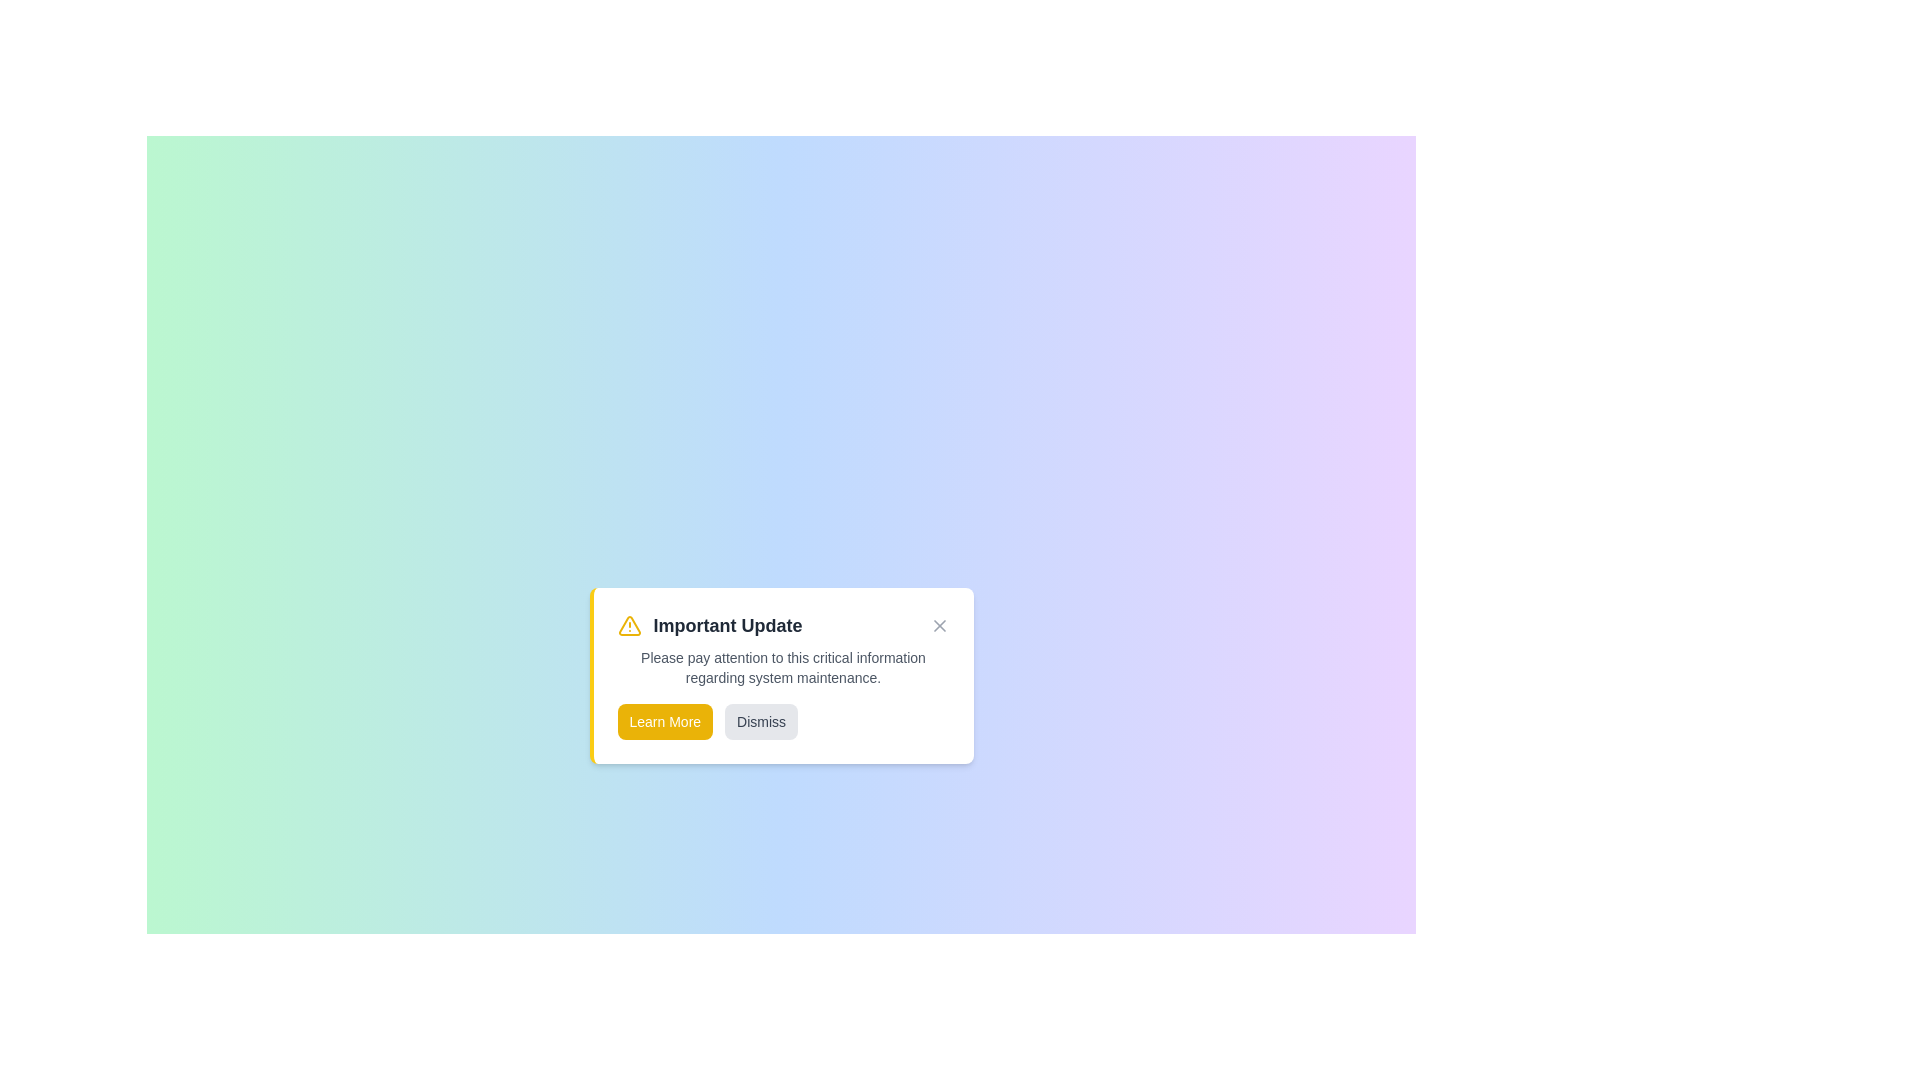  I want to click on the 'Dismiss' button to close the notification alert, so click(760, 721).